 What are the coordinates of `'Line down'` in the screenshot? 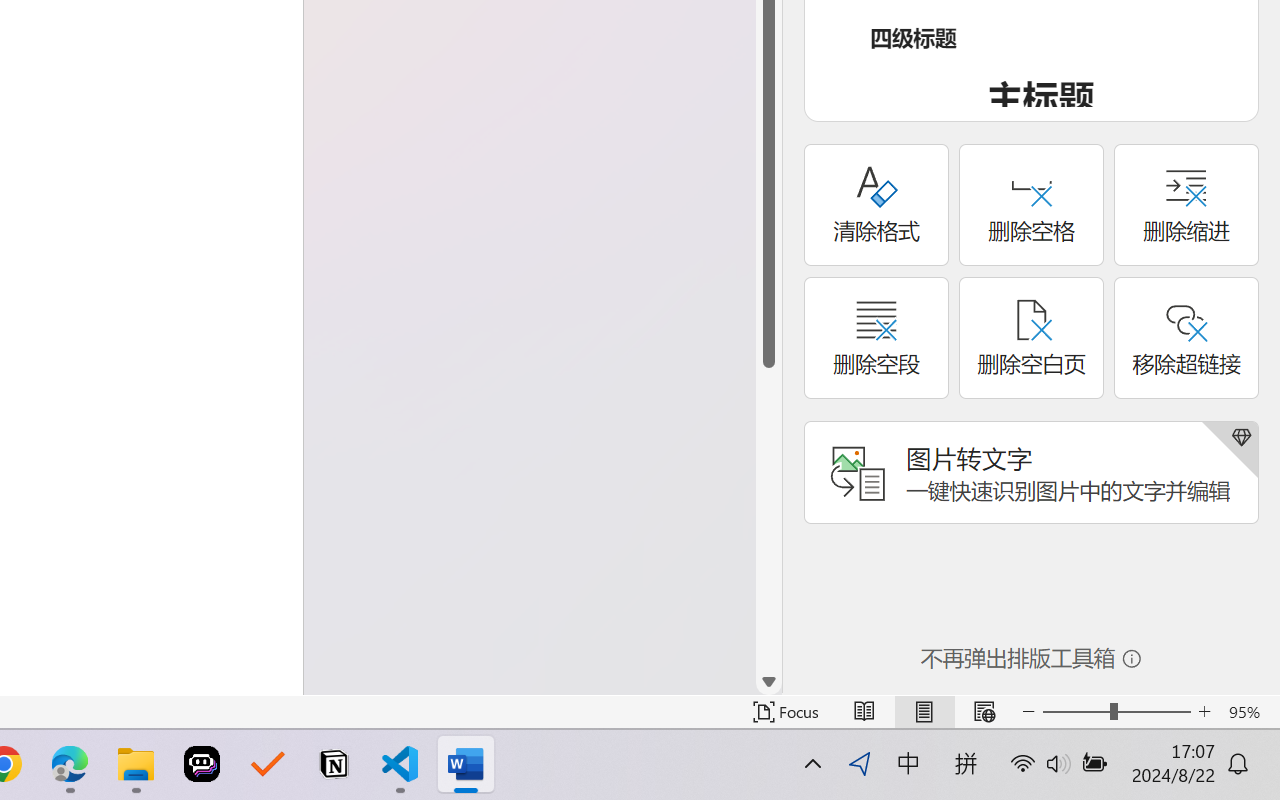 It's located at (768, 682).